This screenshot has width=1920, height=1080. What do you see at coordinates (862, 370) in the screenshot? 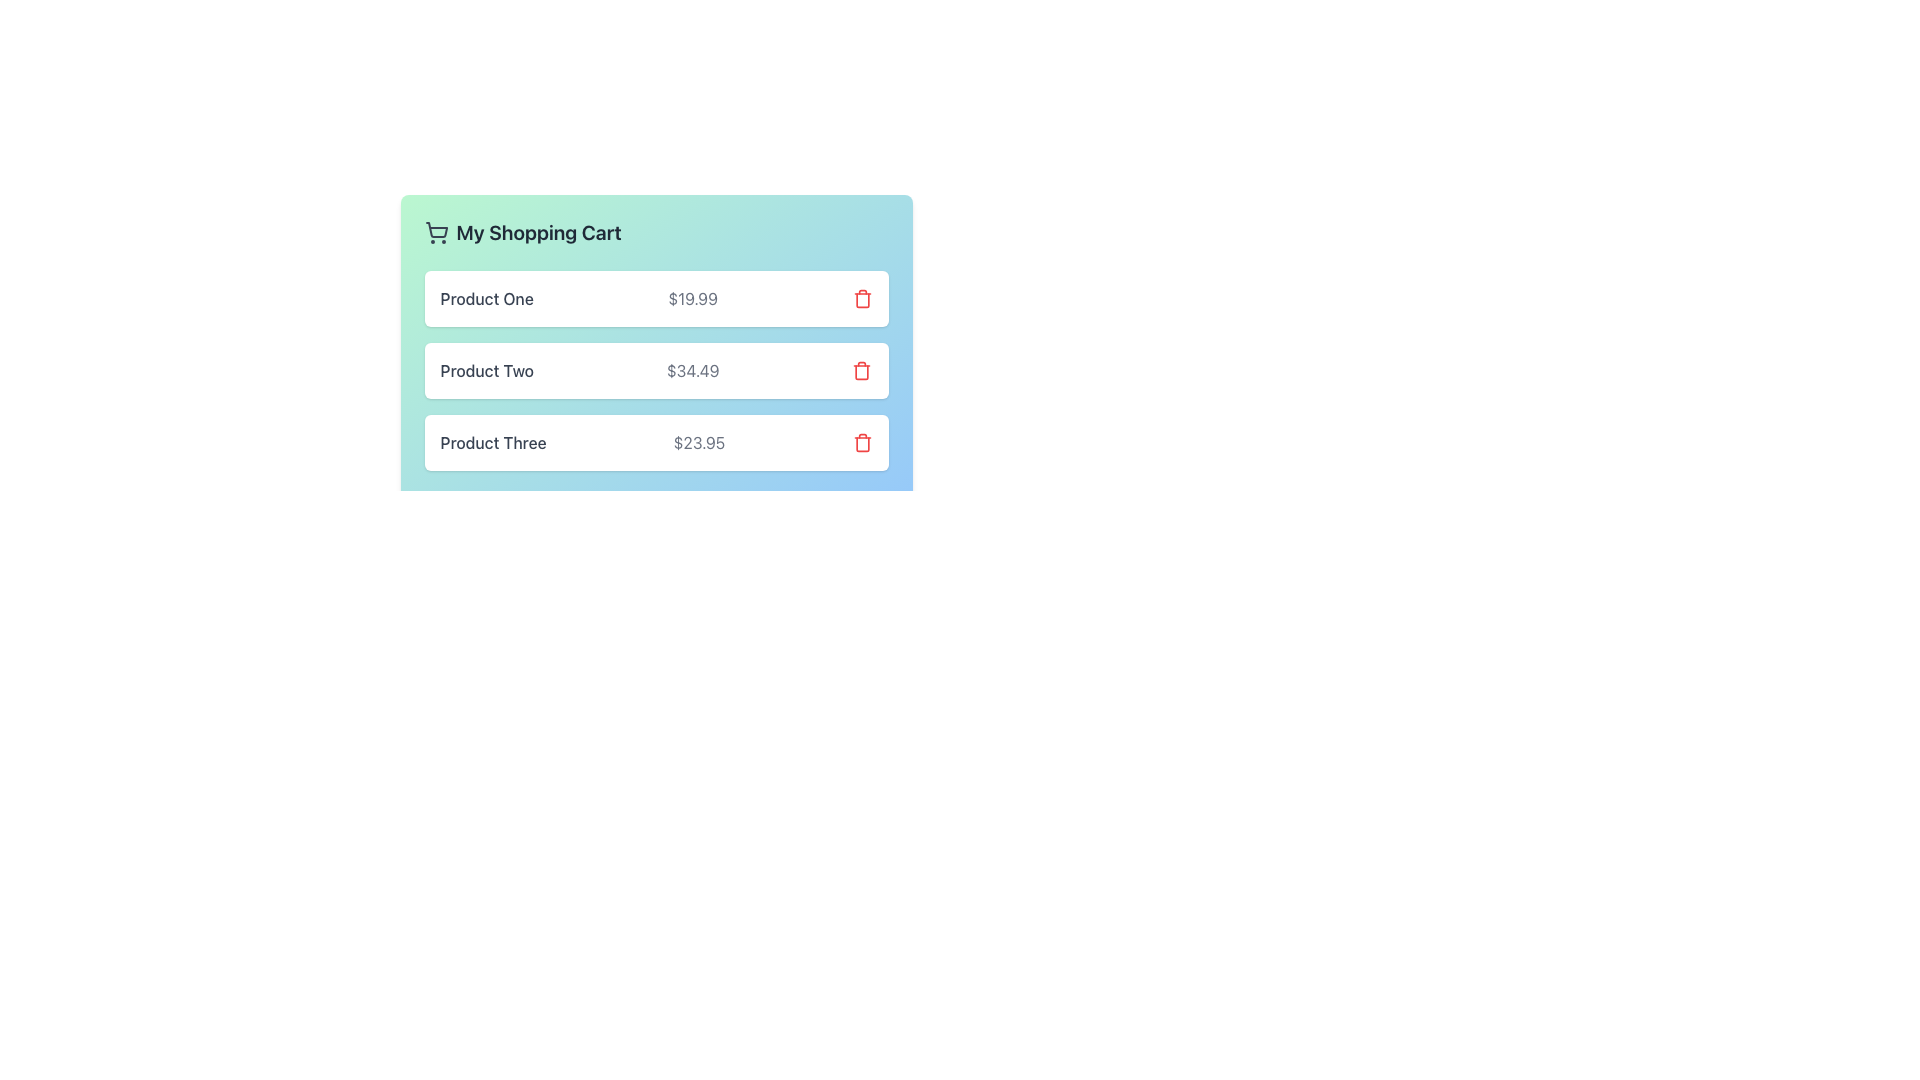
I see `the red trash icon button located in the top-right corner of the 'Product Two' card` at bounding box center [862, 370].